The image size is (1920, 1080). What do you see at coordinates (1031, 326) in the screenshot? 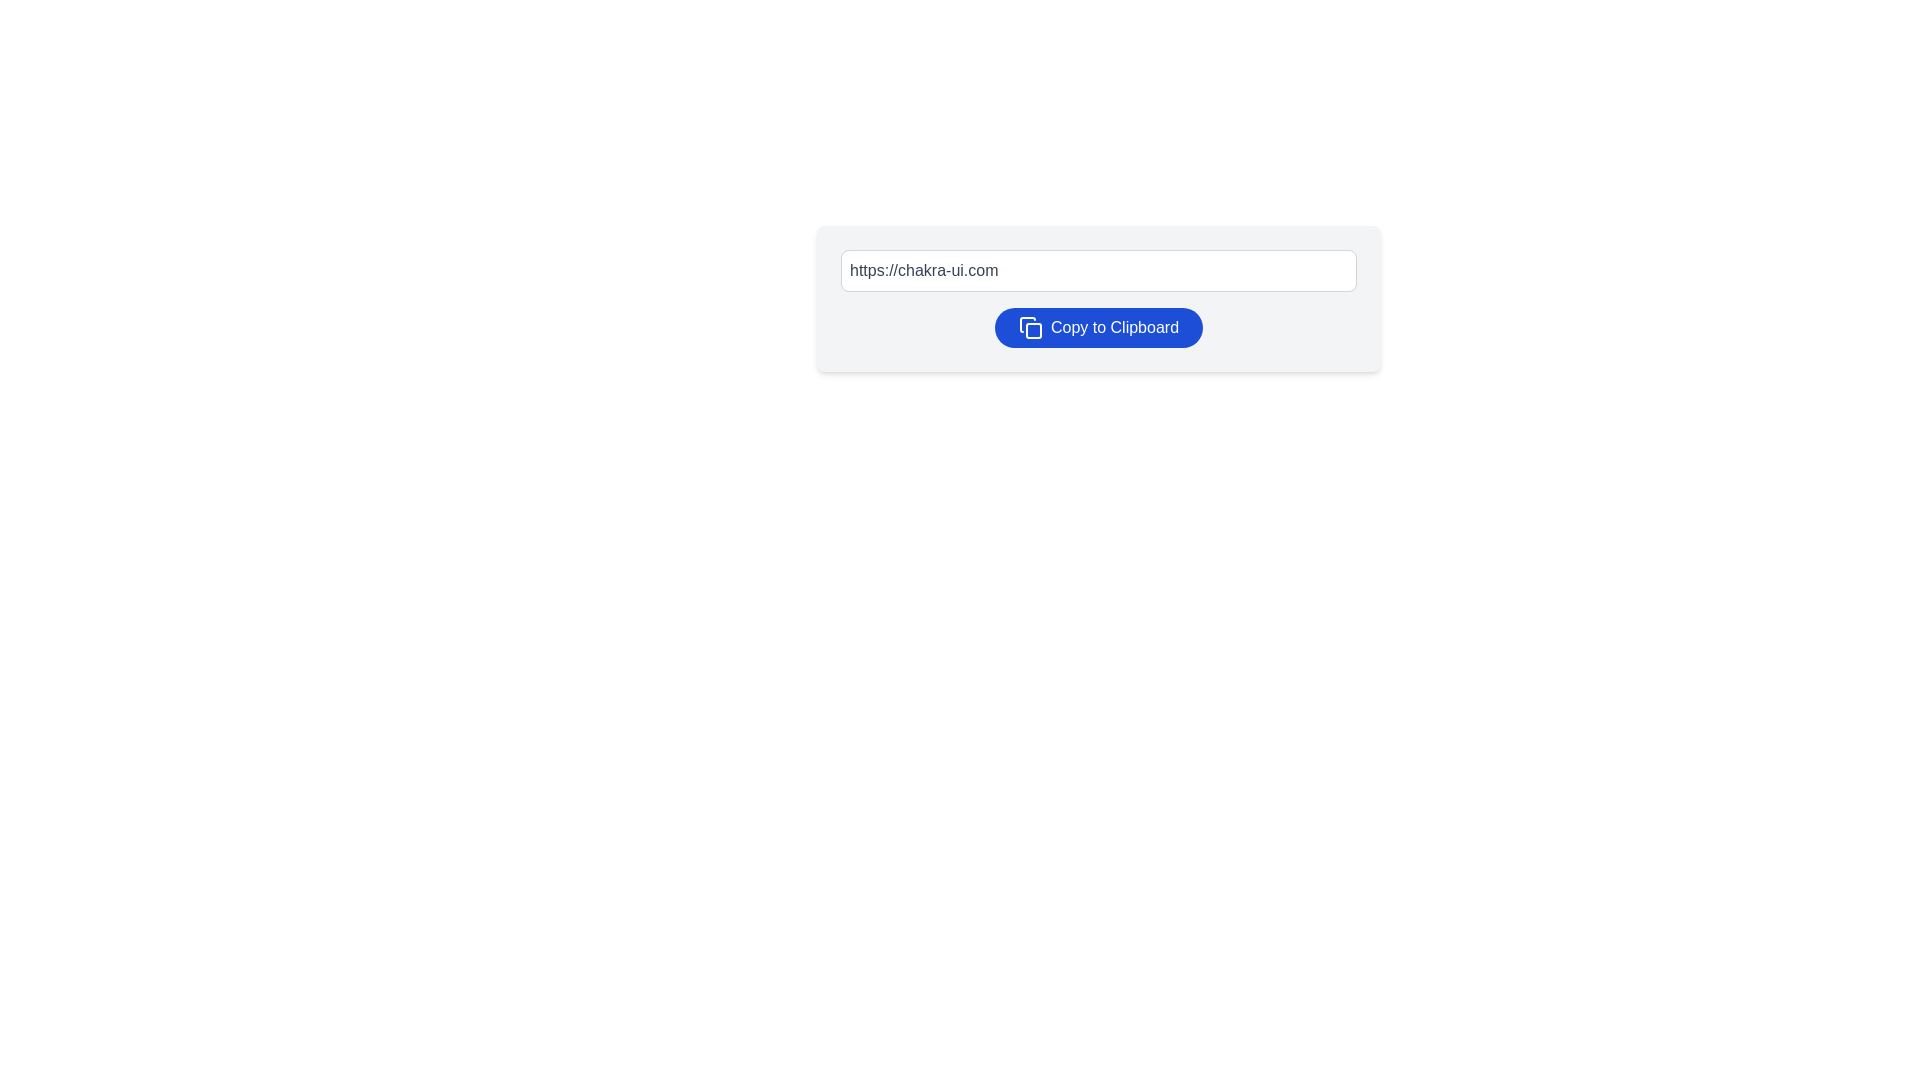
I see `the copy icon located on the left side of the 'Copy to Clipboard' button, which is represented by two overlapping rectangles with rounded corners` at bounding box center [1031, 326].